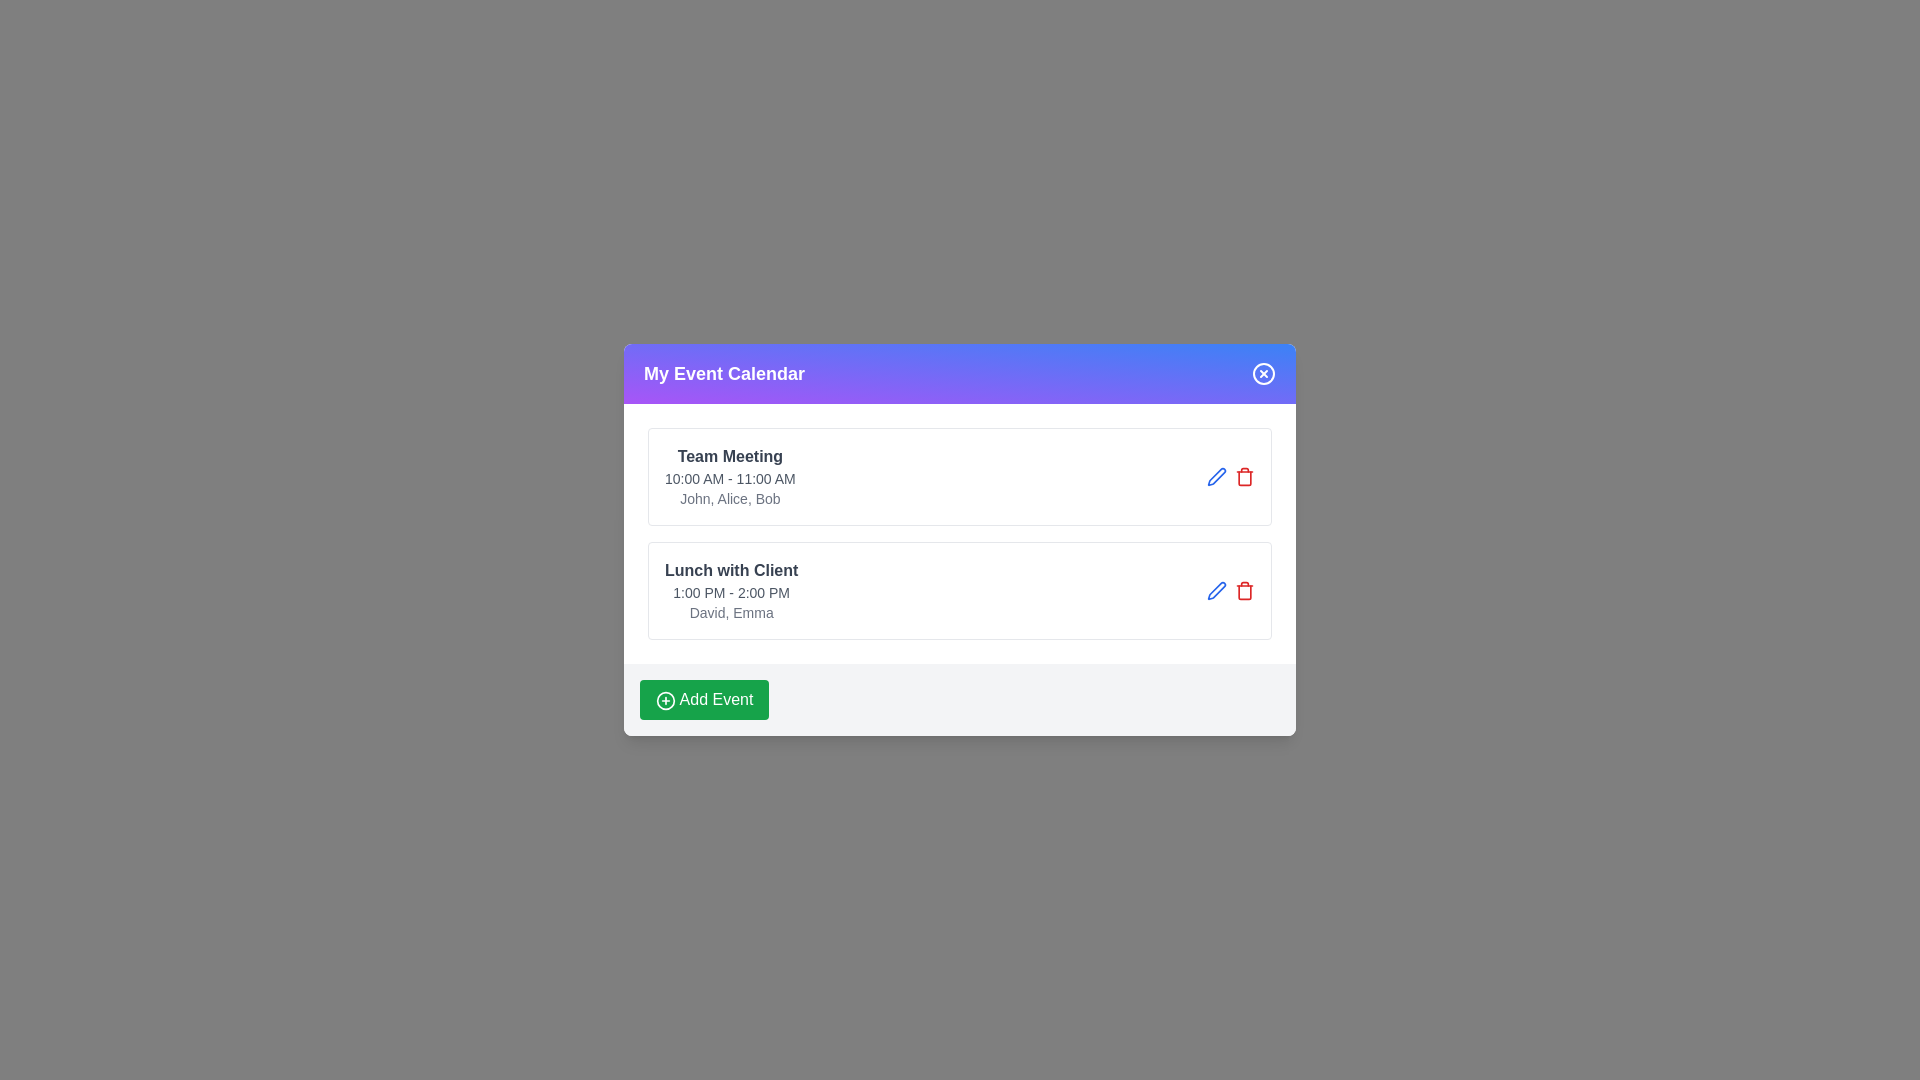  What do you see at coordinates (730, 589) in the screenshot?
I see `the text display element that shows the event details for a lunch meeting, which includes the title 'Lunch with Client', timing '1:00 PM - 2:00 PM', and participants 'David, Emma'` at bounding box center [730, 589].